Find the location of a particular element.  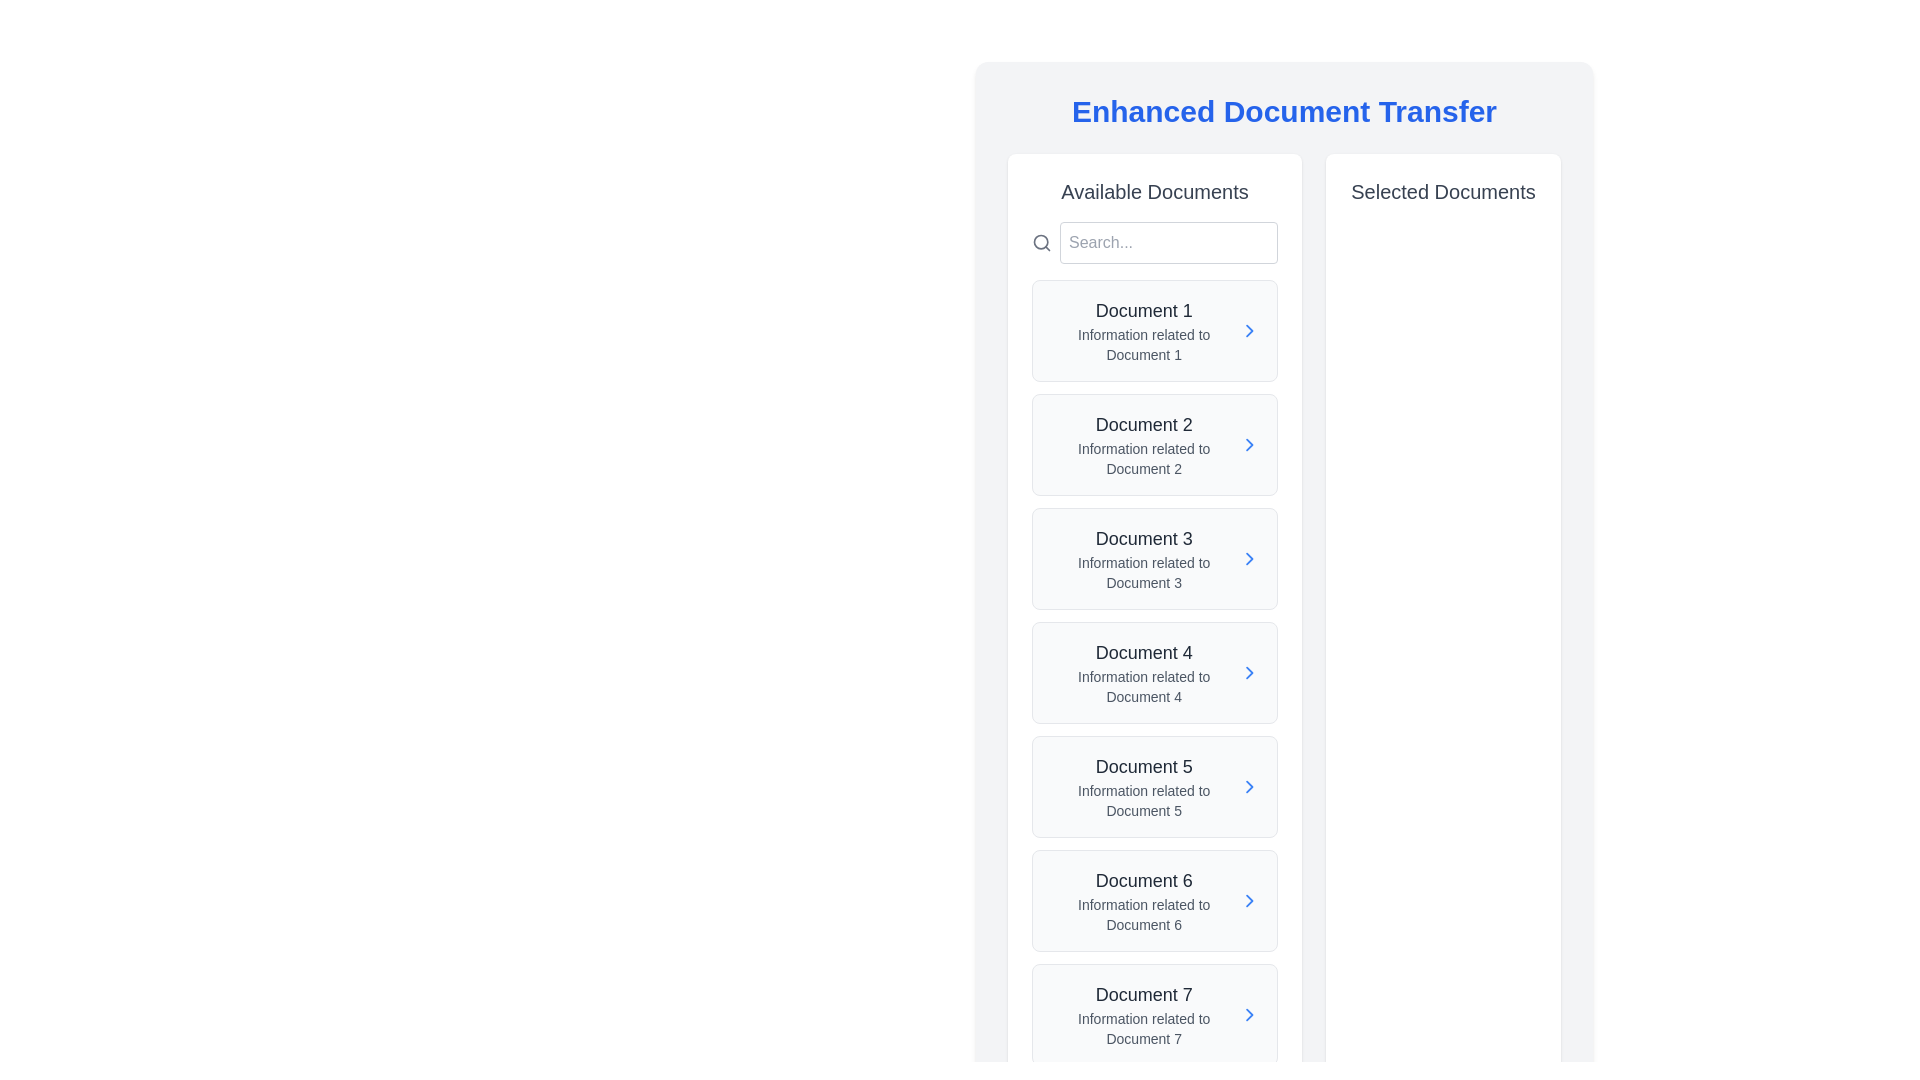

the text label that serves as the title or identifier for the corresponding document in the 'Available Documents' section, specifically the second item in the list is located at coordinates (1144, 423).